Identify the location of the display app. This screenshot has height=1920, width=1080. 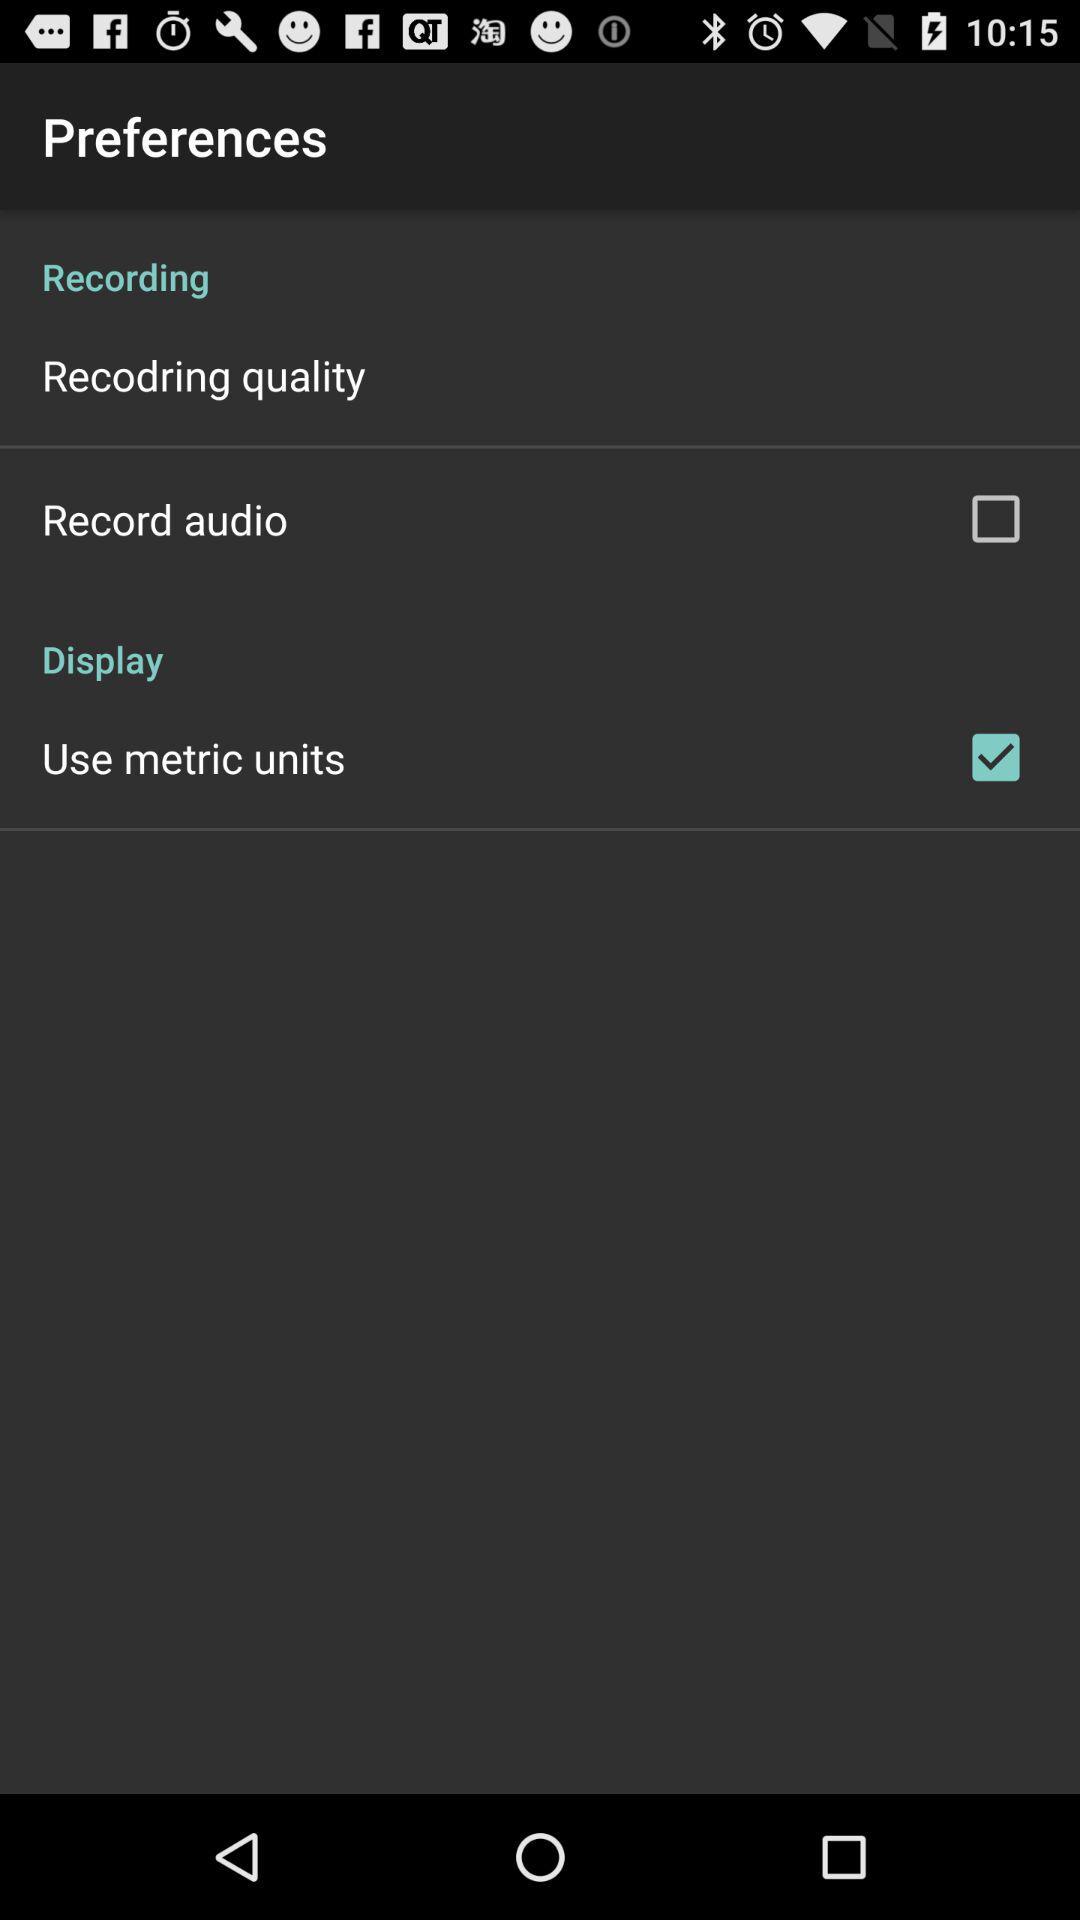
(540, 637).